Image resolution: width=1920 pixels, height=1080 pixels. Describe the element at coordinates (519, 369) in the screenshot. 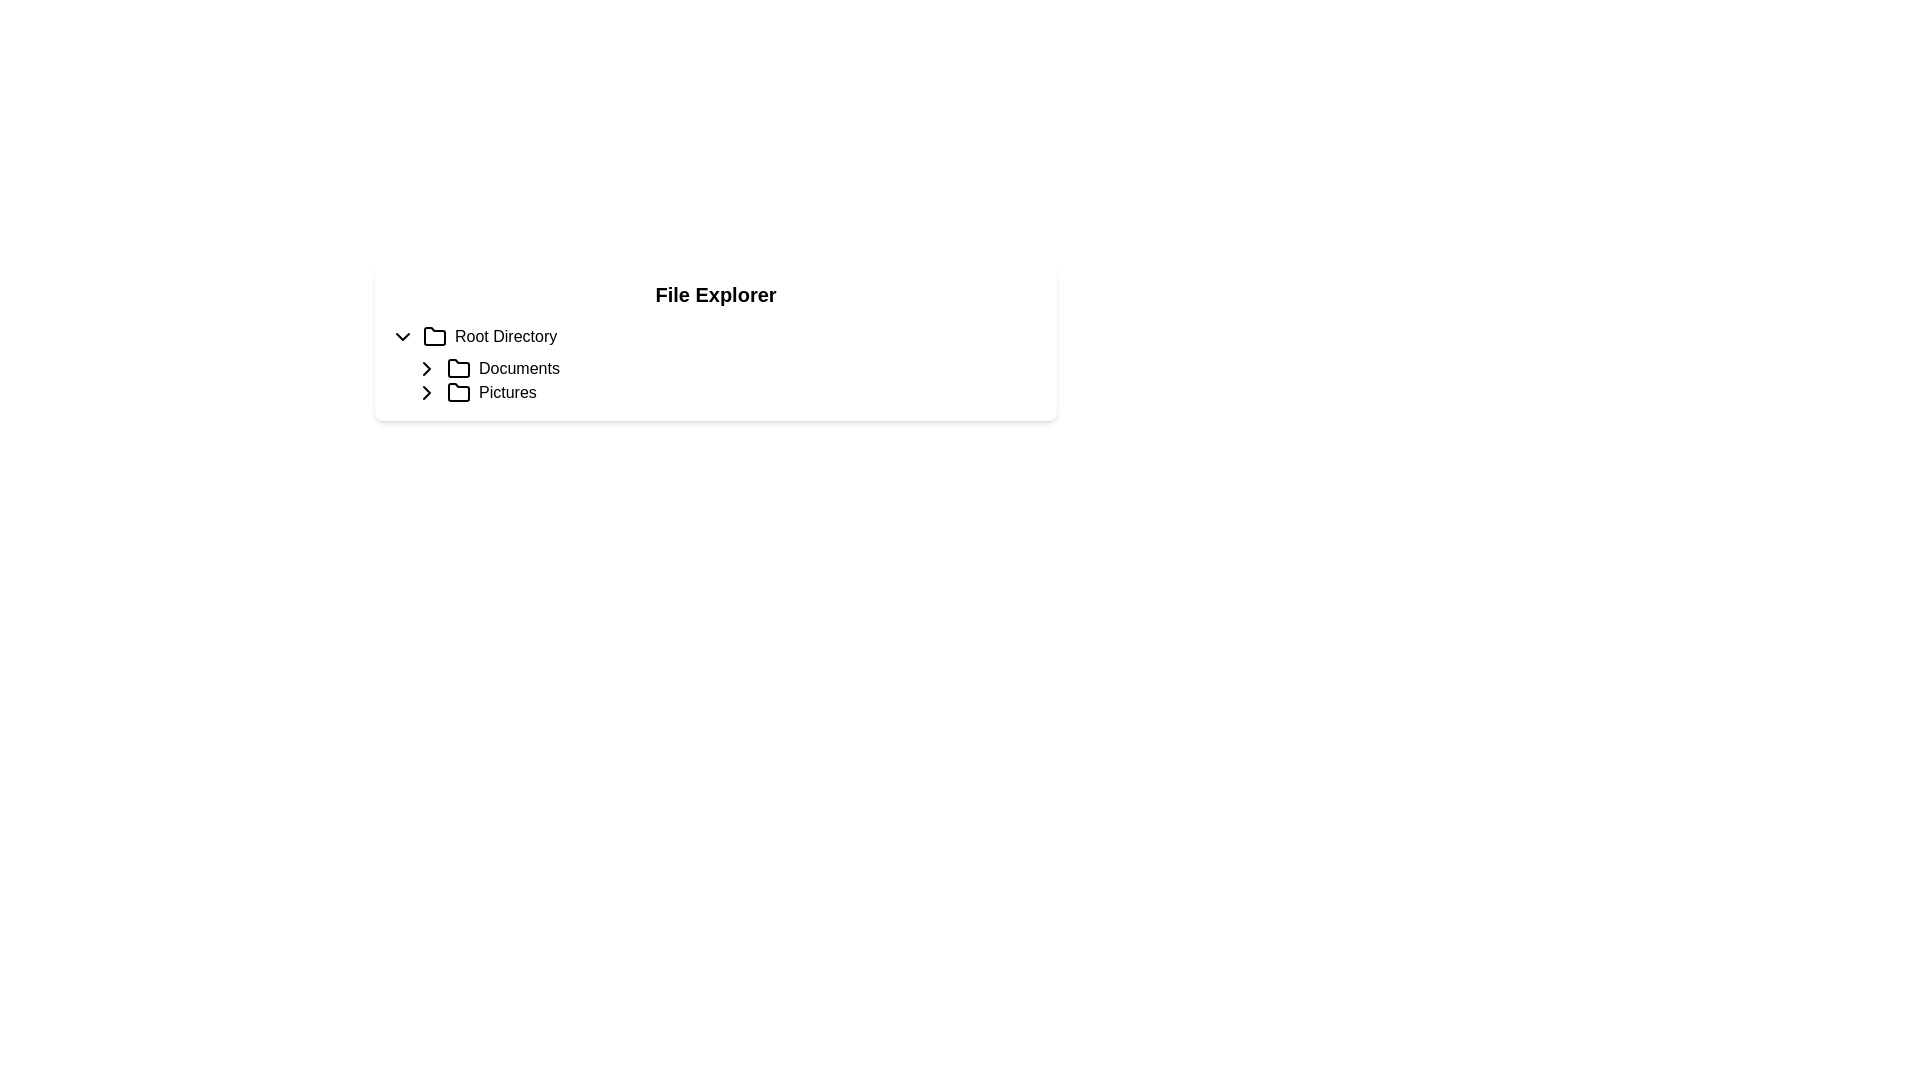

I see `text label displaying 'Documents' located in the middle row of the directory tree UI, positioned below 'Root Directory' and above 'Pictures'` at that location.